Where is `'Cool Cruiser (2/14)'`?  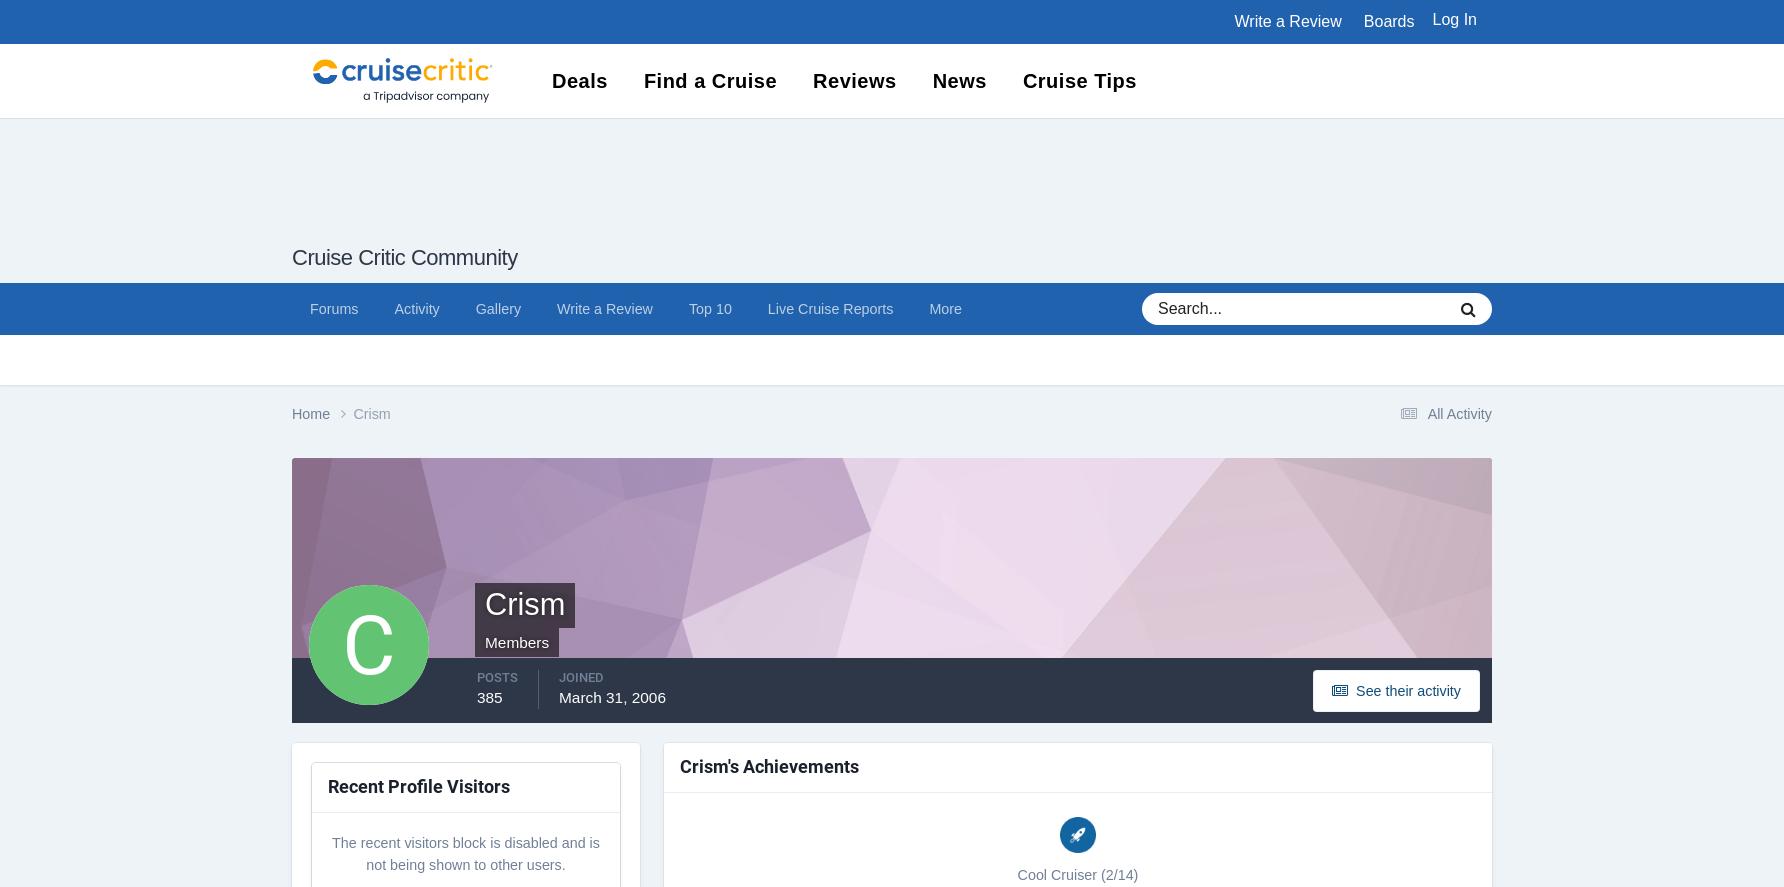
'Cool Cruiser (2/14)' is located at coordinates (1076, 874).